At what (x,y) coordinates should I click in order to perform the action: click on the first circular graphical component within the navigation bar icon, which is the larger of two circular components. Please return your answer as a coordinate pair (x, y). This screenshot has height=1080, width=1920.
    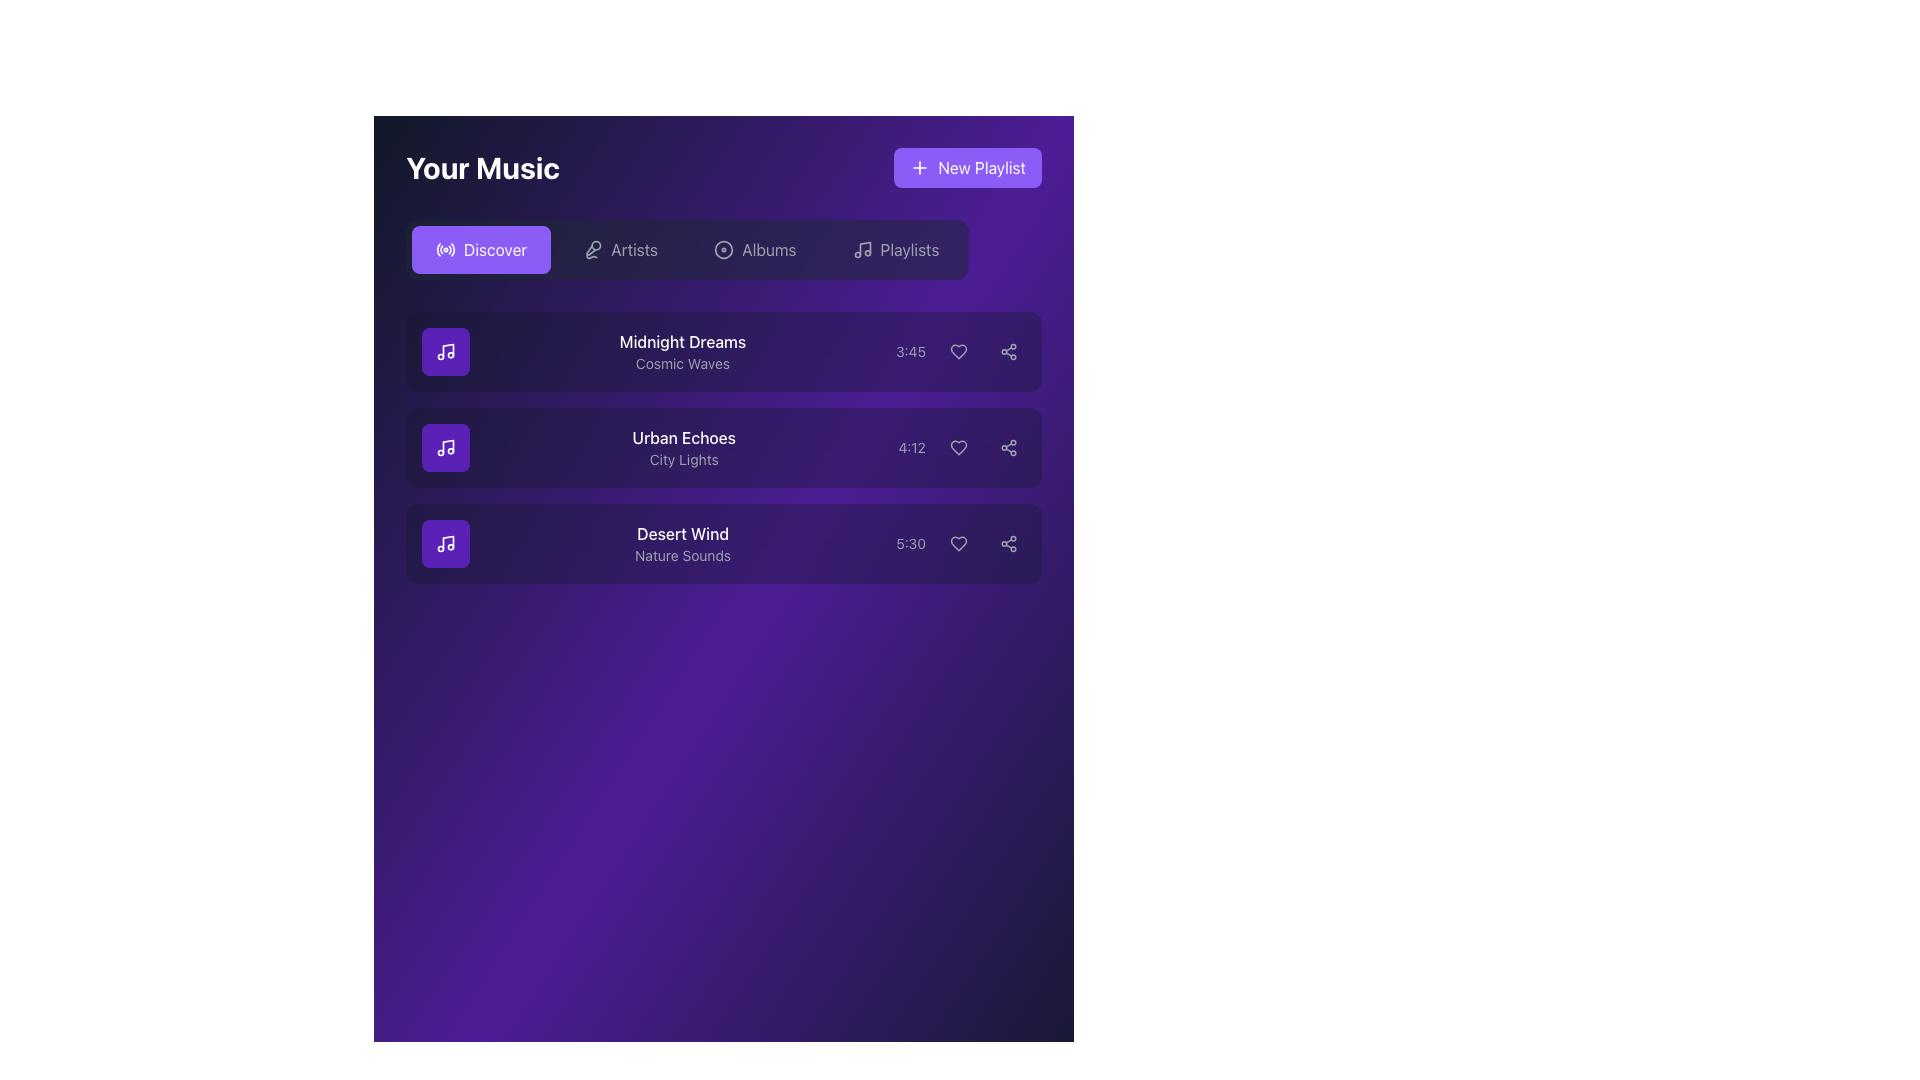
    Looking at the image, I should click on (723, 249).